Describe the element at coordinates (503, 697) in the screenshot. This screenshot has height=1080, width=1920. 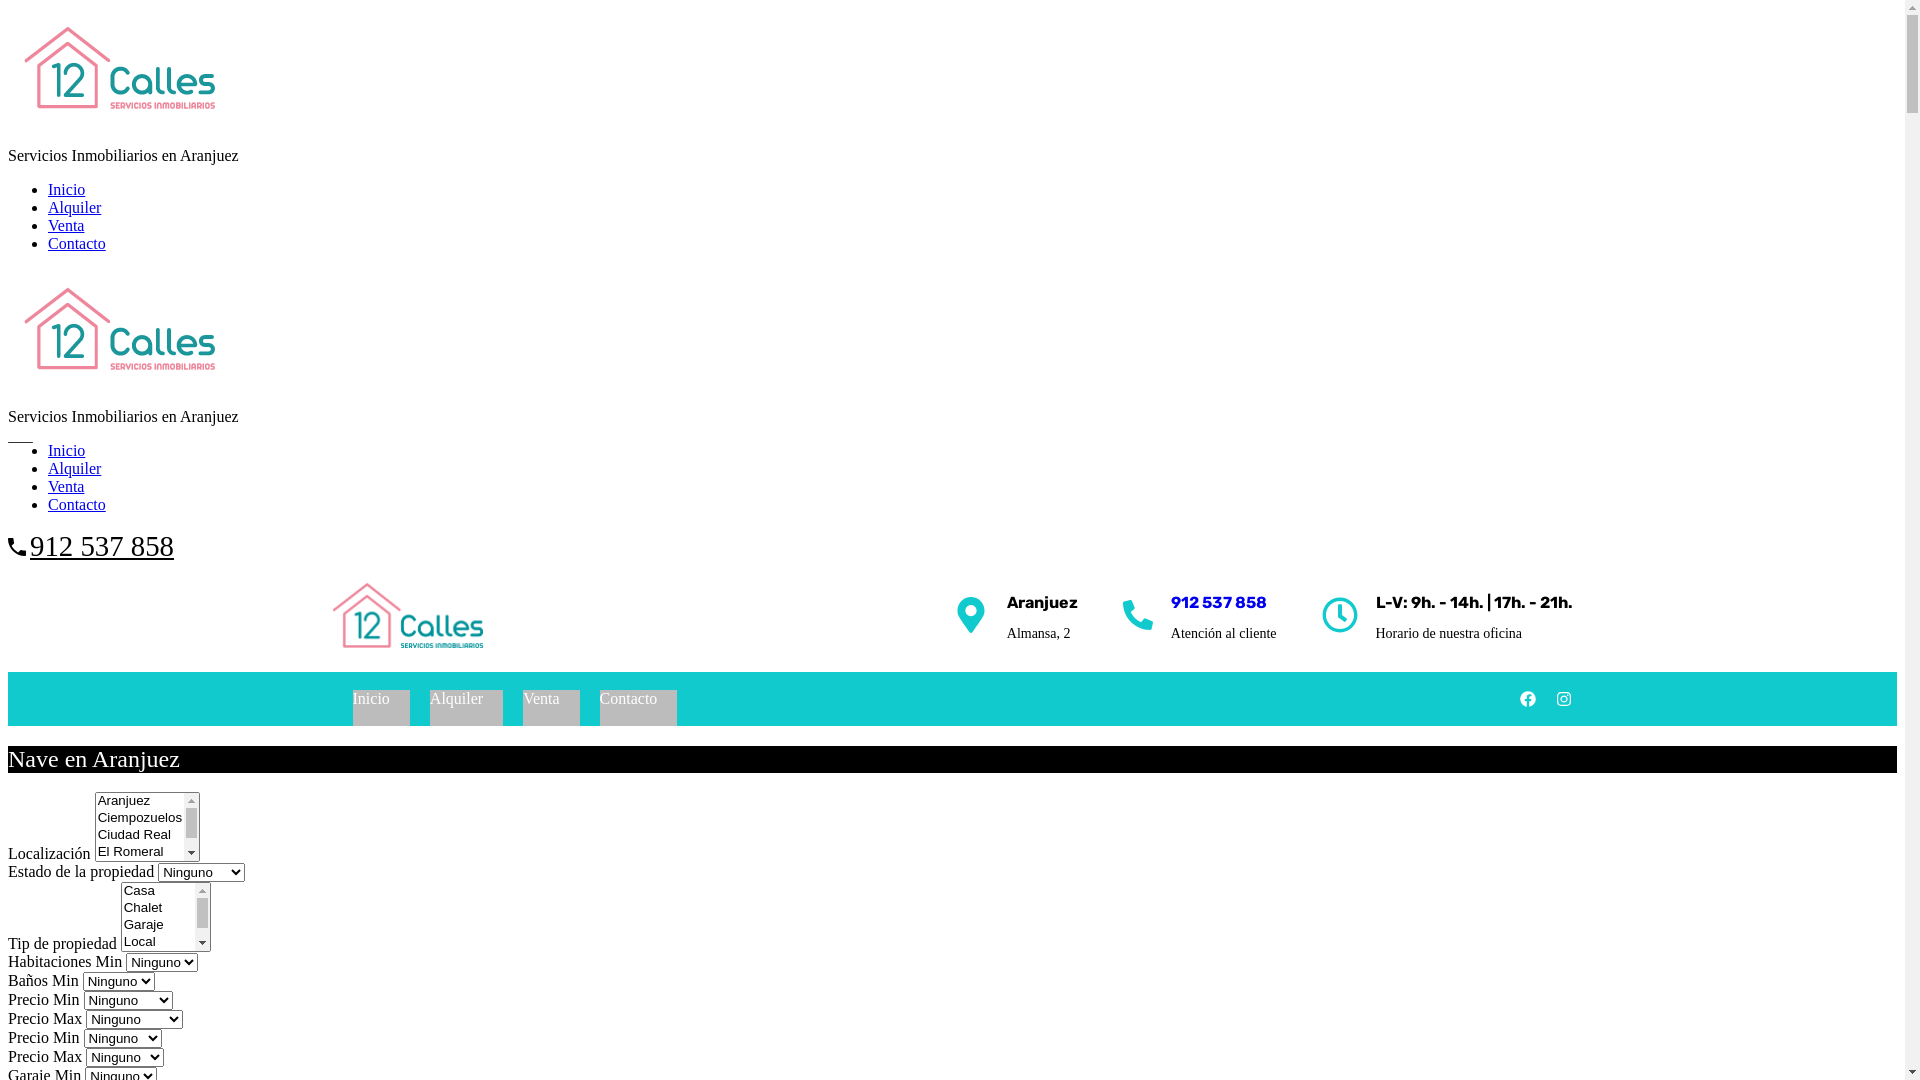
I see `'Venta'` at that location.